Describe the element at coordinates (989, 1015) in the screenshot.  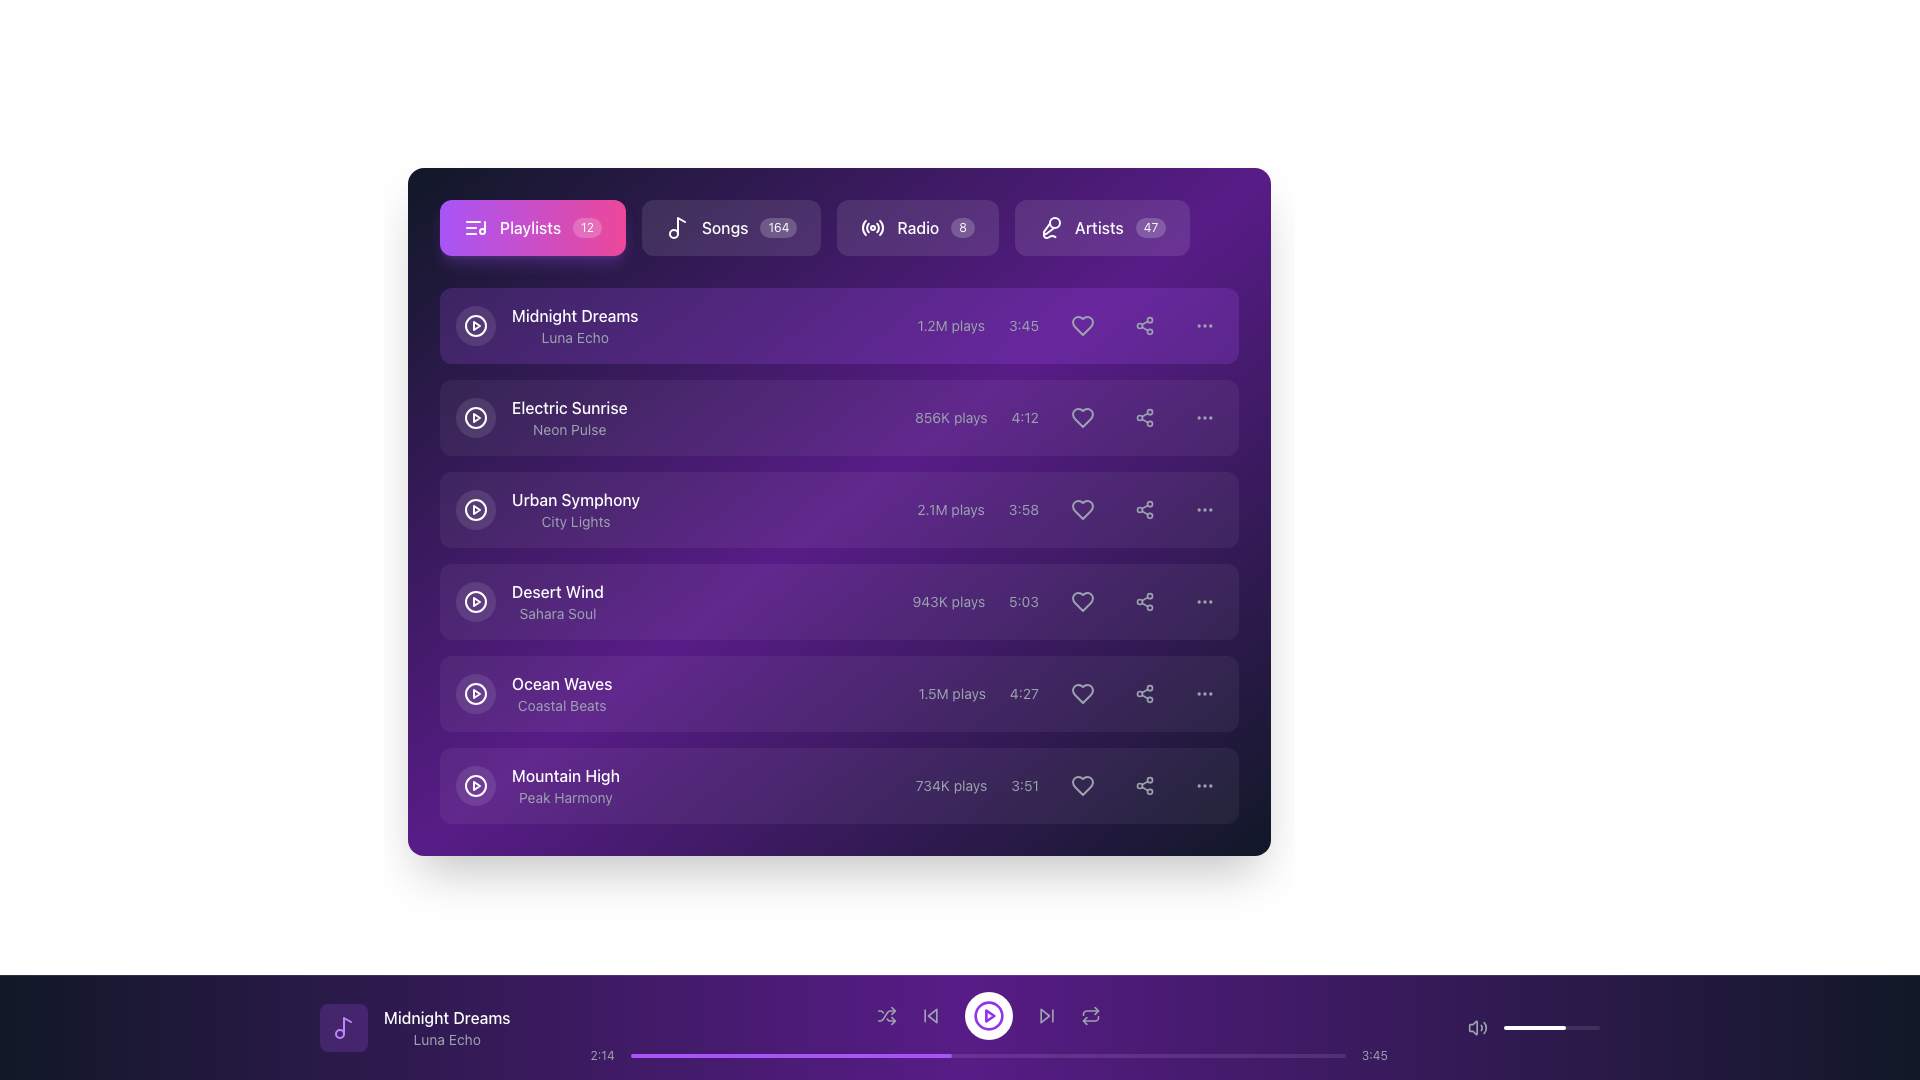
I see `the circular play button with a purple border and triangular play symbol` at that location.